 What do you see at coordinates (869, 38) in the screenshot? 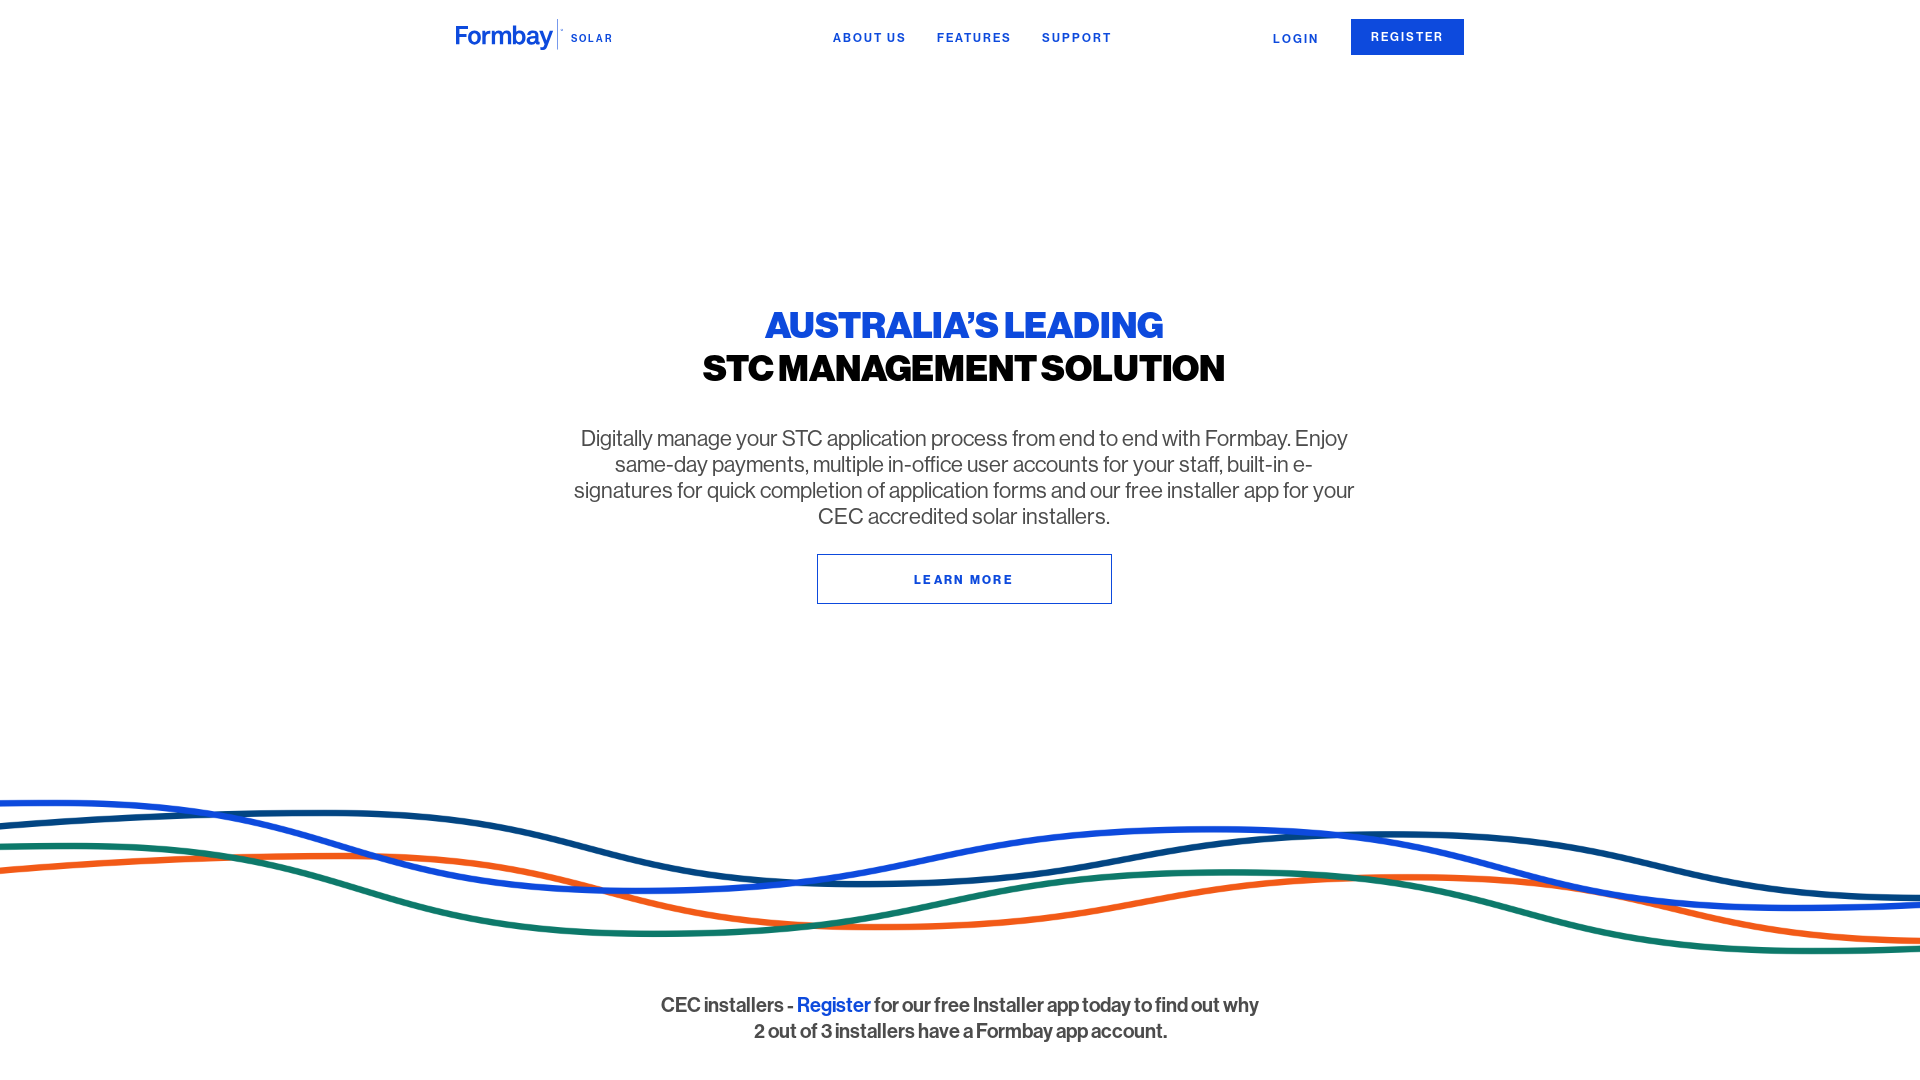
I see `'ABOUT US'` at bounding box center [869, 38].